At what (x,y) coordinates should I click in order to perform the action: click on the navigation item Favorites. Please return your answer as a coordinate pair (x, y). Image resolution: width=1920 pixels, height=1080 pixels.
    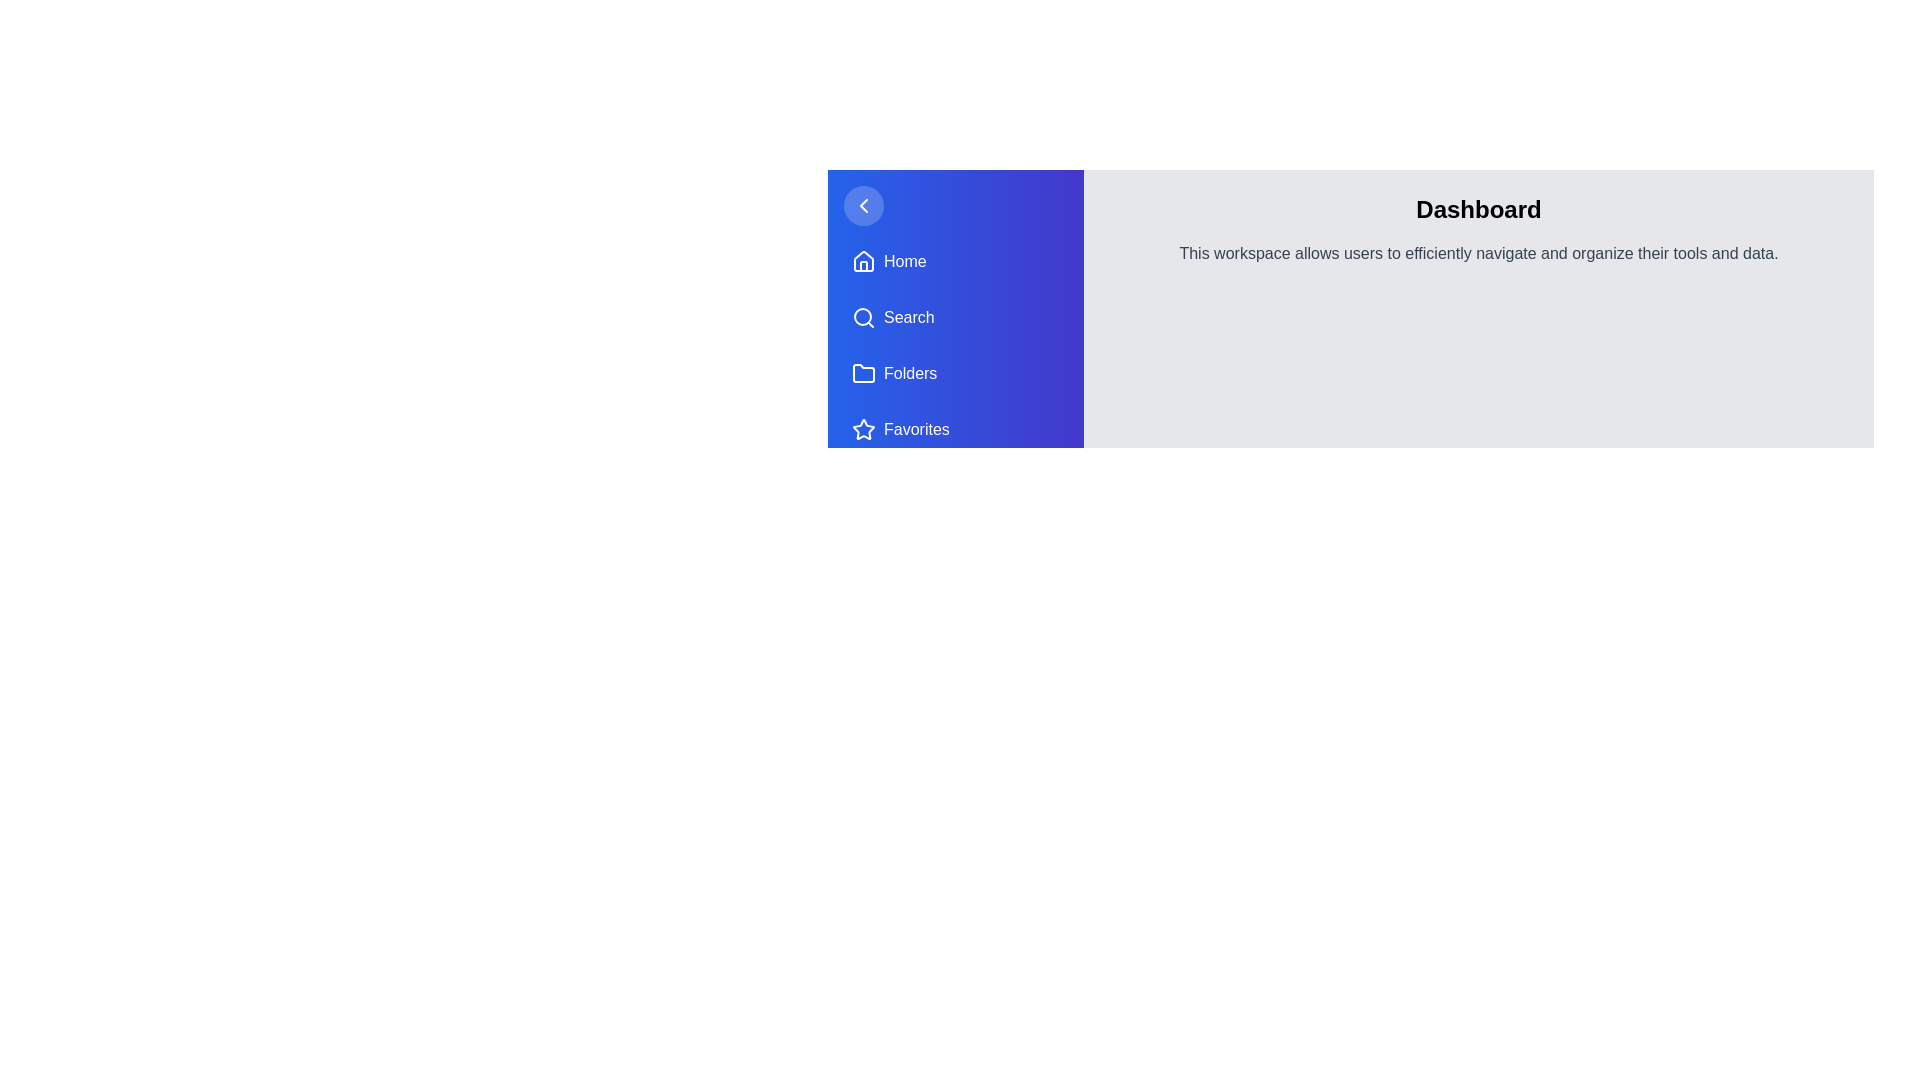
    Looking at the image, I should click on (954, 428).